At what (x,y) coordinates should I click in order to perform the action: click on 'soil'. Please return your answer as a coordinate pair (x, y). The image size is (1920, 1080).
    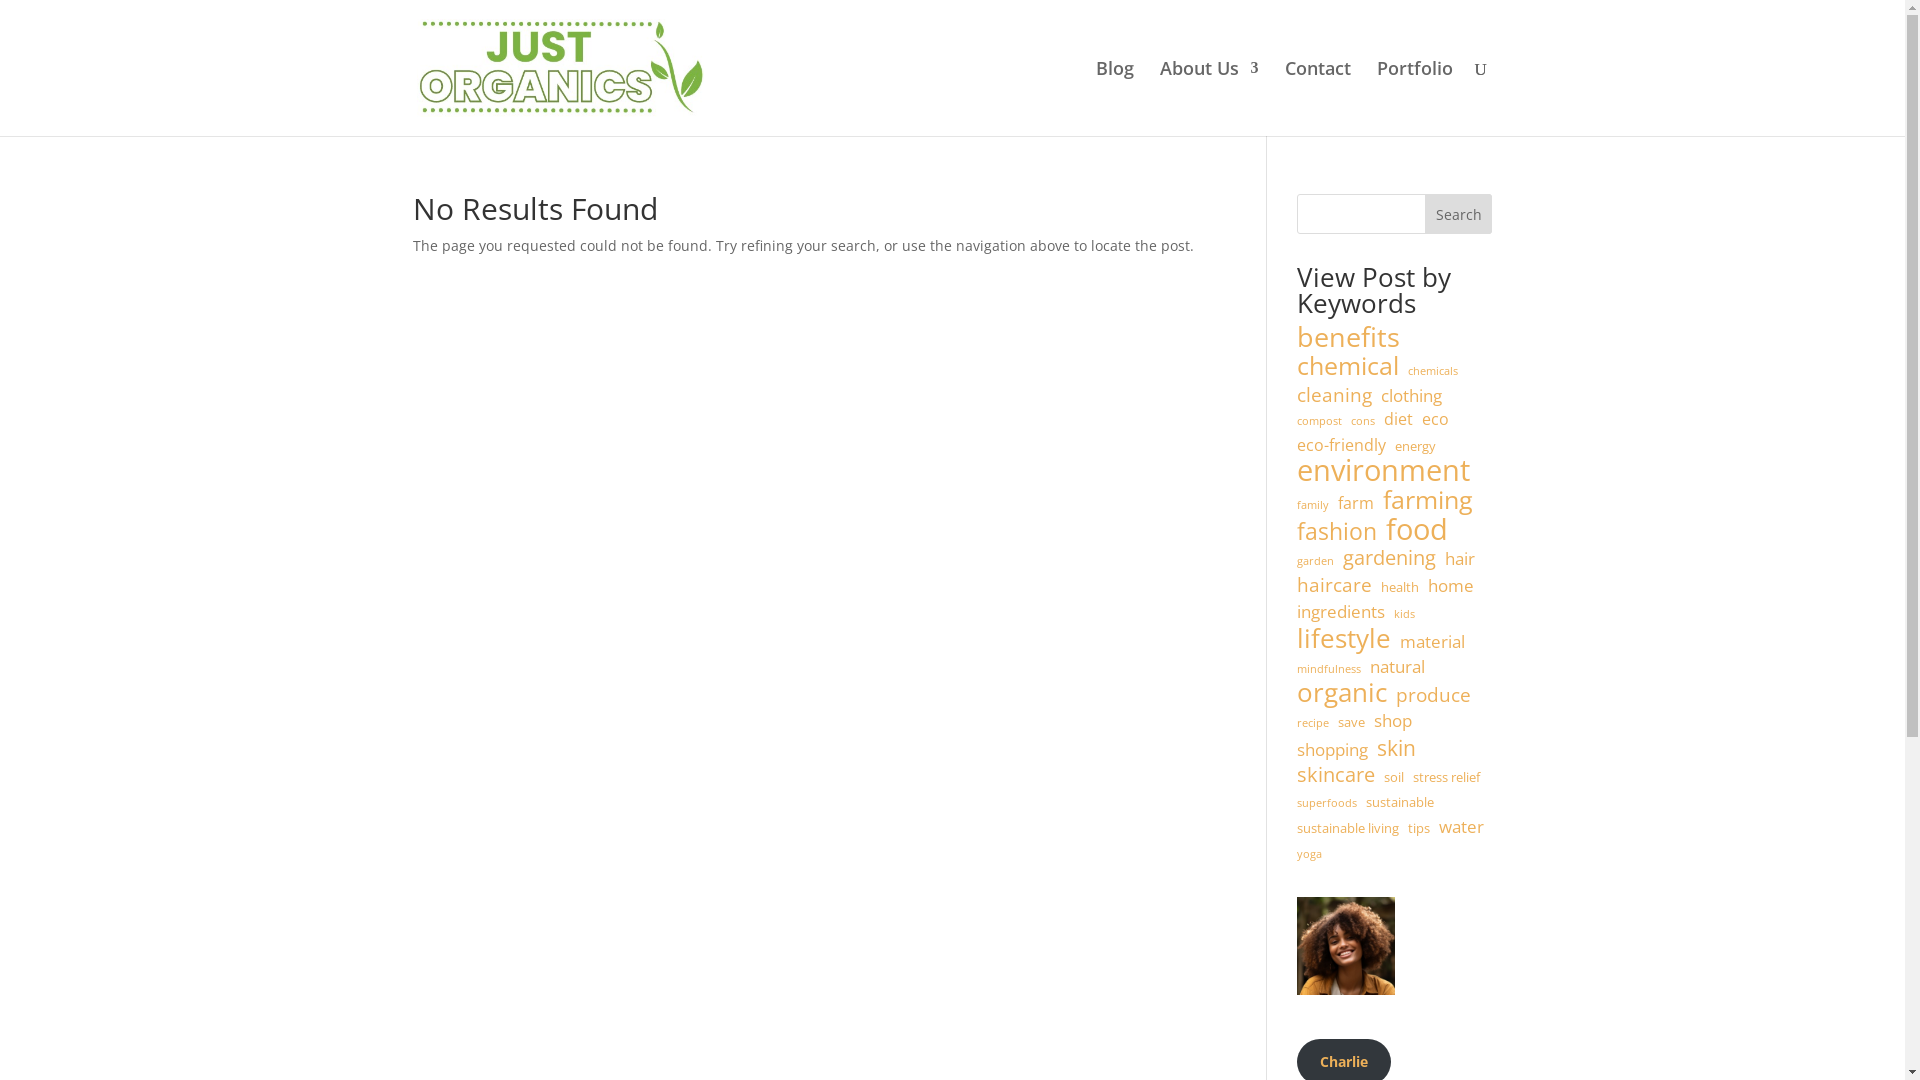
    Looking at the image, I should click on (1392, 777).